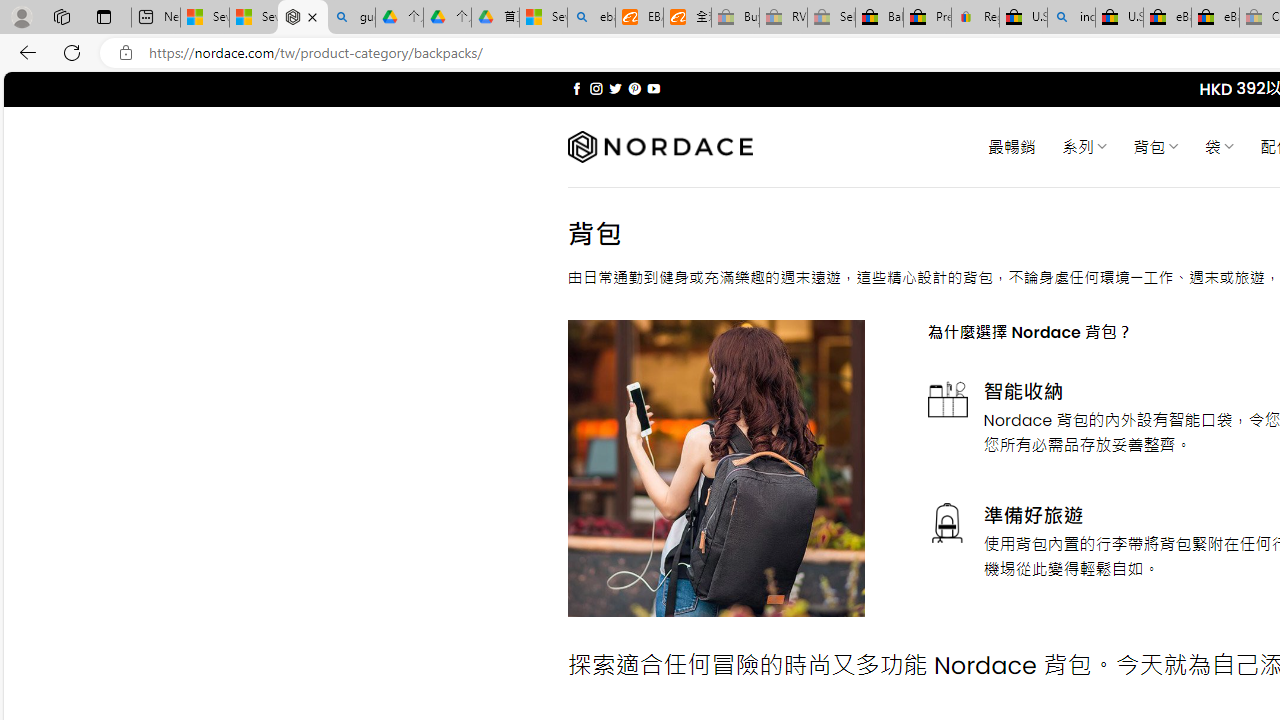 This screenshot has width=1280, height=720. Describe the element at coordinates (831, 17) in the screenshot. I see `'Sell worldwide with eBay - Sleeping'` at that location.